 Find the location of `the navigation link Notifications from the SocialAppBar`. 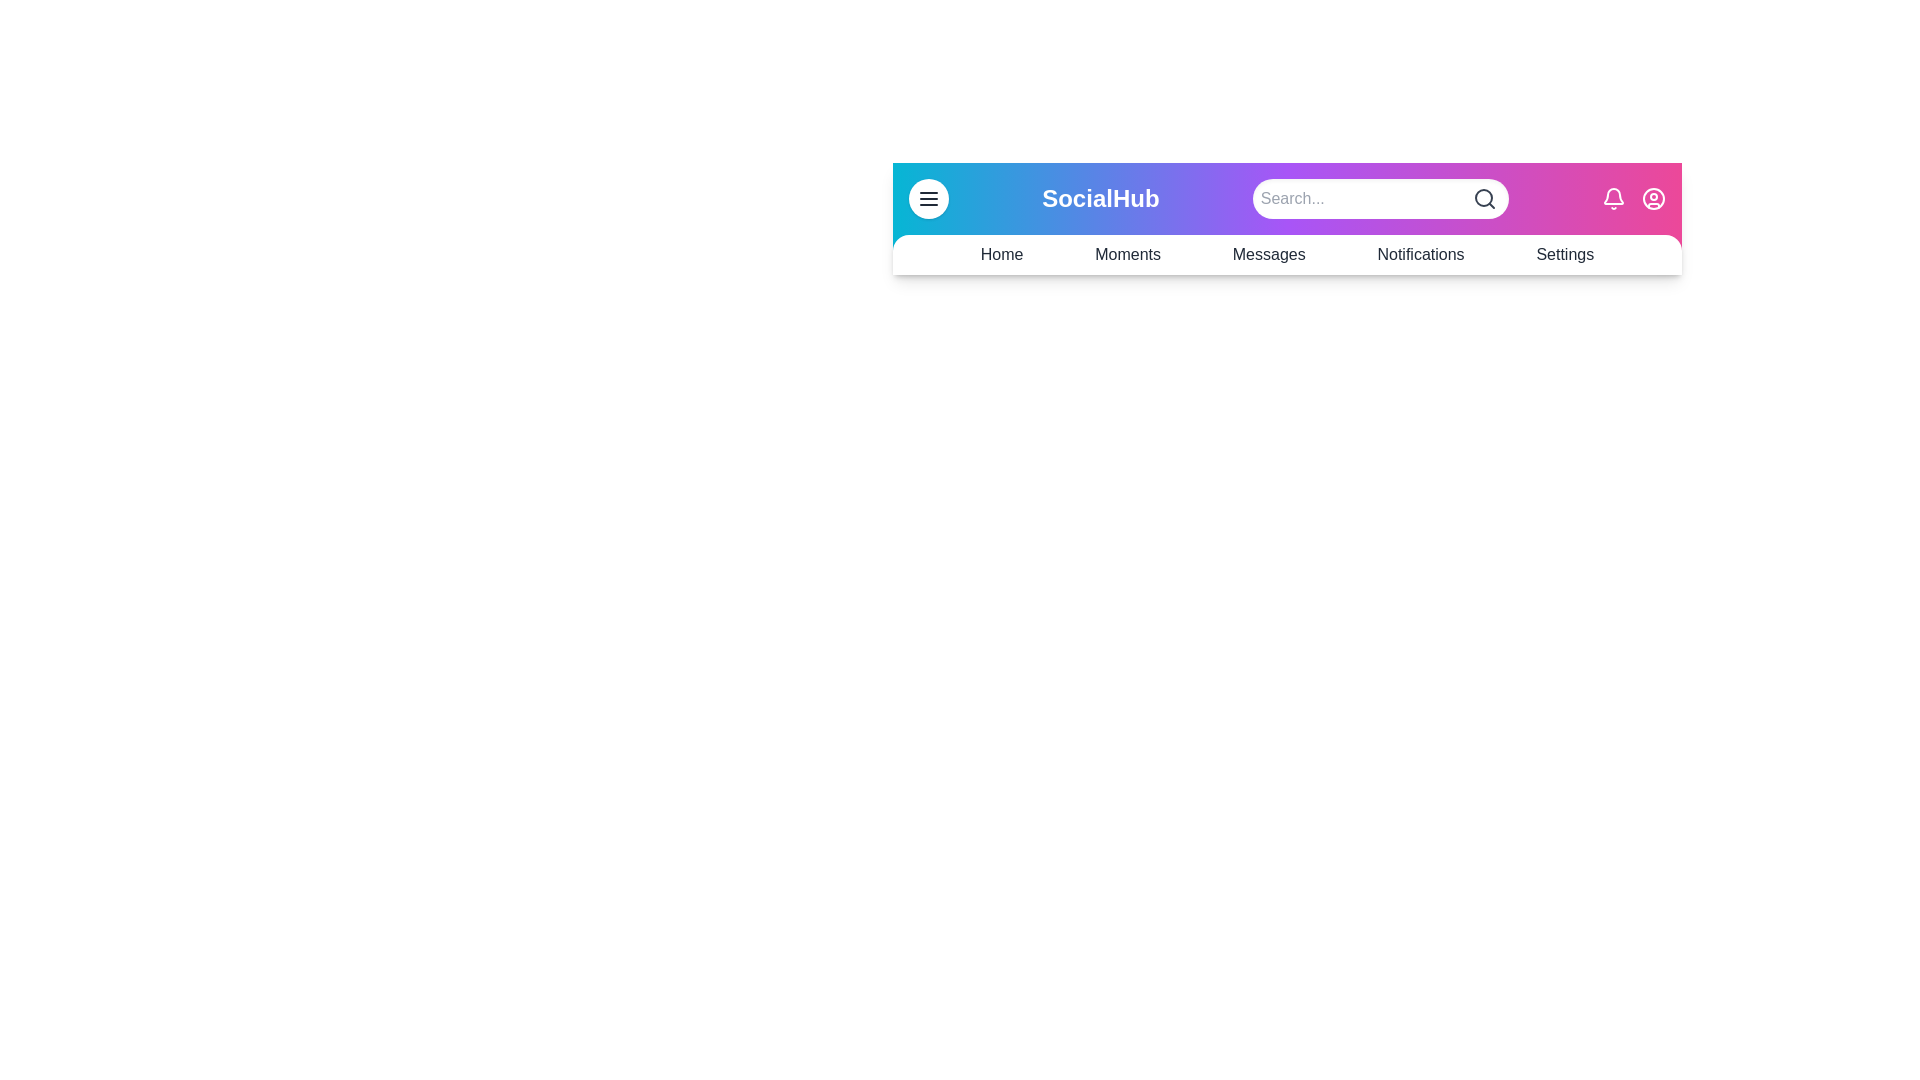

the navigation link Notifications from the SocialAppBar is located at coordinates (1419, 253).